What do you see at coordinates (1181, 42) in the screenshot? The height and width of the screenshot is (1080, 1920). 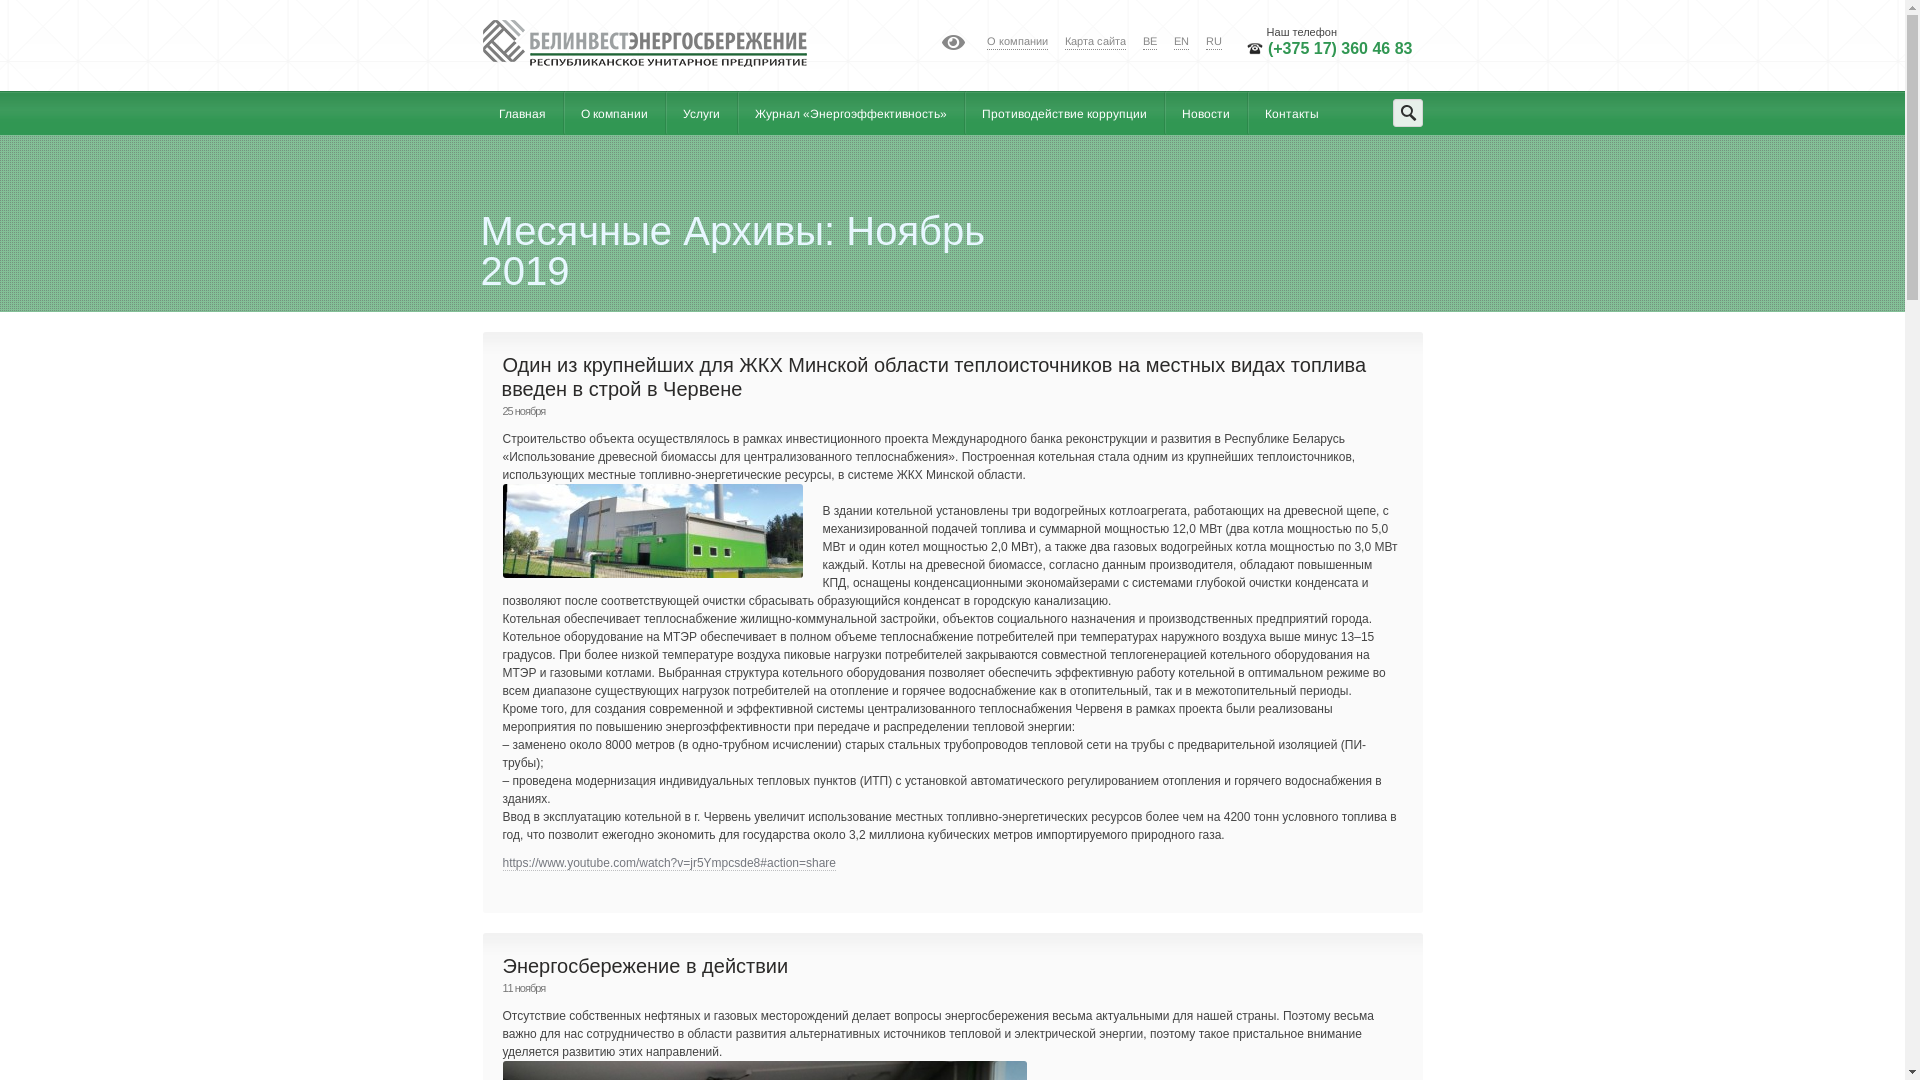 I see `'EN'` at bounding box center [1181, 42].